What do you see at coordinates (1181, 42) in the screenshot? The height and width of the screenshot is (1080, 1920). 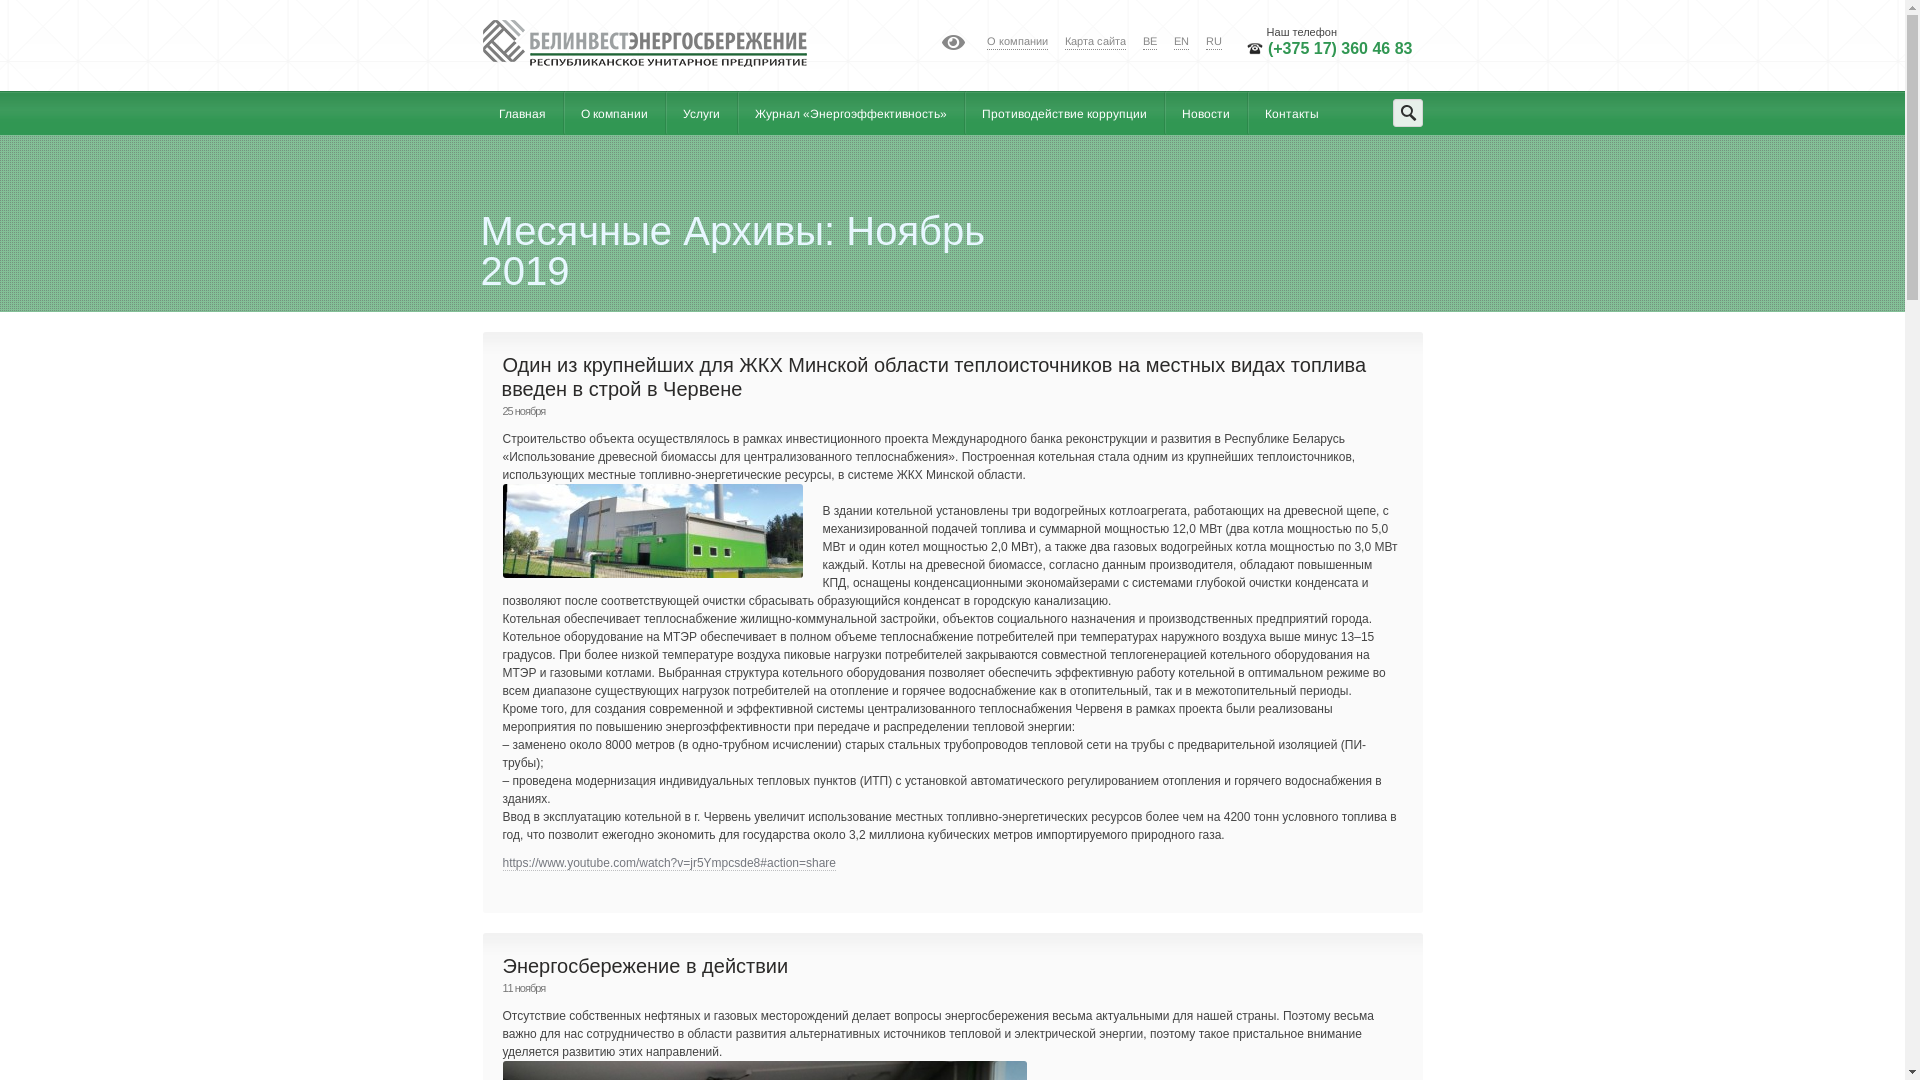 I see `'EN'` at bounding box center [1181, 42].